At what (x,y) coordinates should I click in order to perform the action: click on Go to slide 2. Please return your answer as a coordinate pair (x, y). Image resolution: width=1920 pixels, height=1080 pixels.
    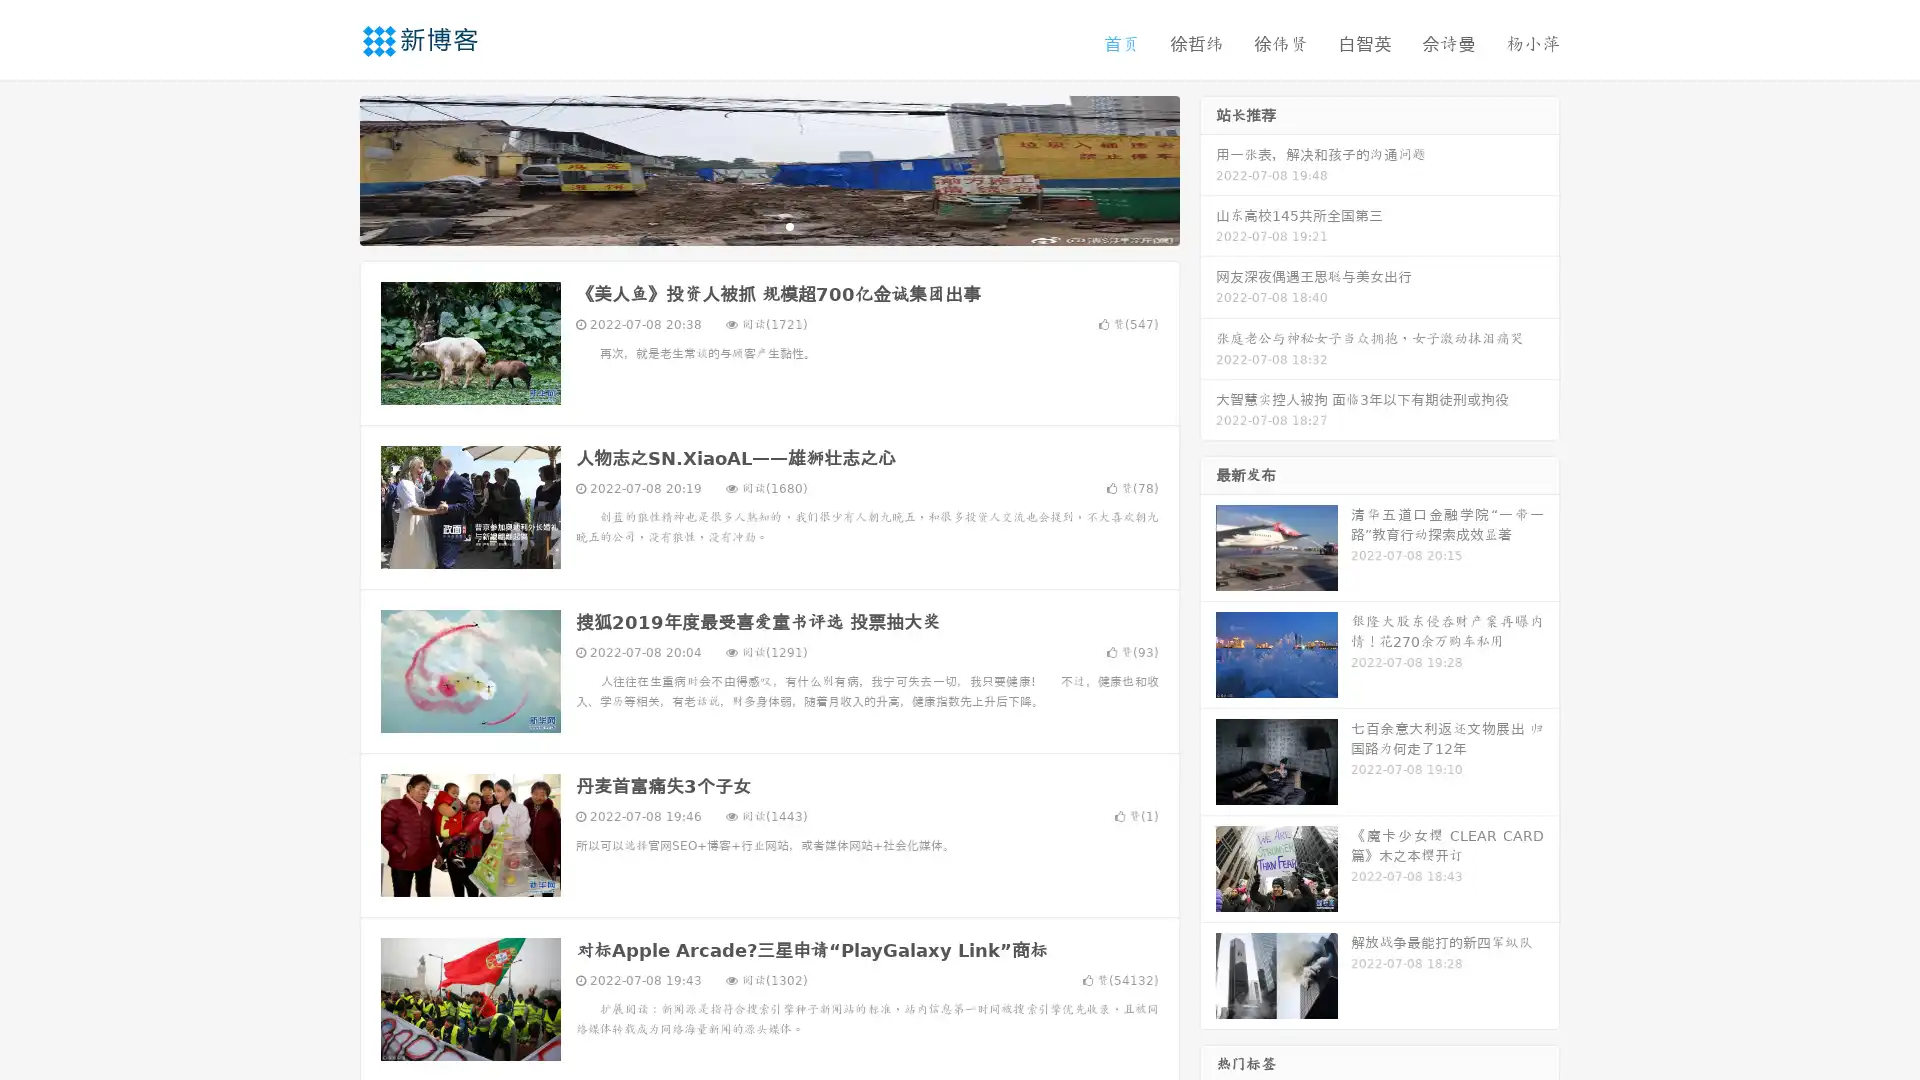
    Looking at the image, I should click on (768, 225).